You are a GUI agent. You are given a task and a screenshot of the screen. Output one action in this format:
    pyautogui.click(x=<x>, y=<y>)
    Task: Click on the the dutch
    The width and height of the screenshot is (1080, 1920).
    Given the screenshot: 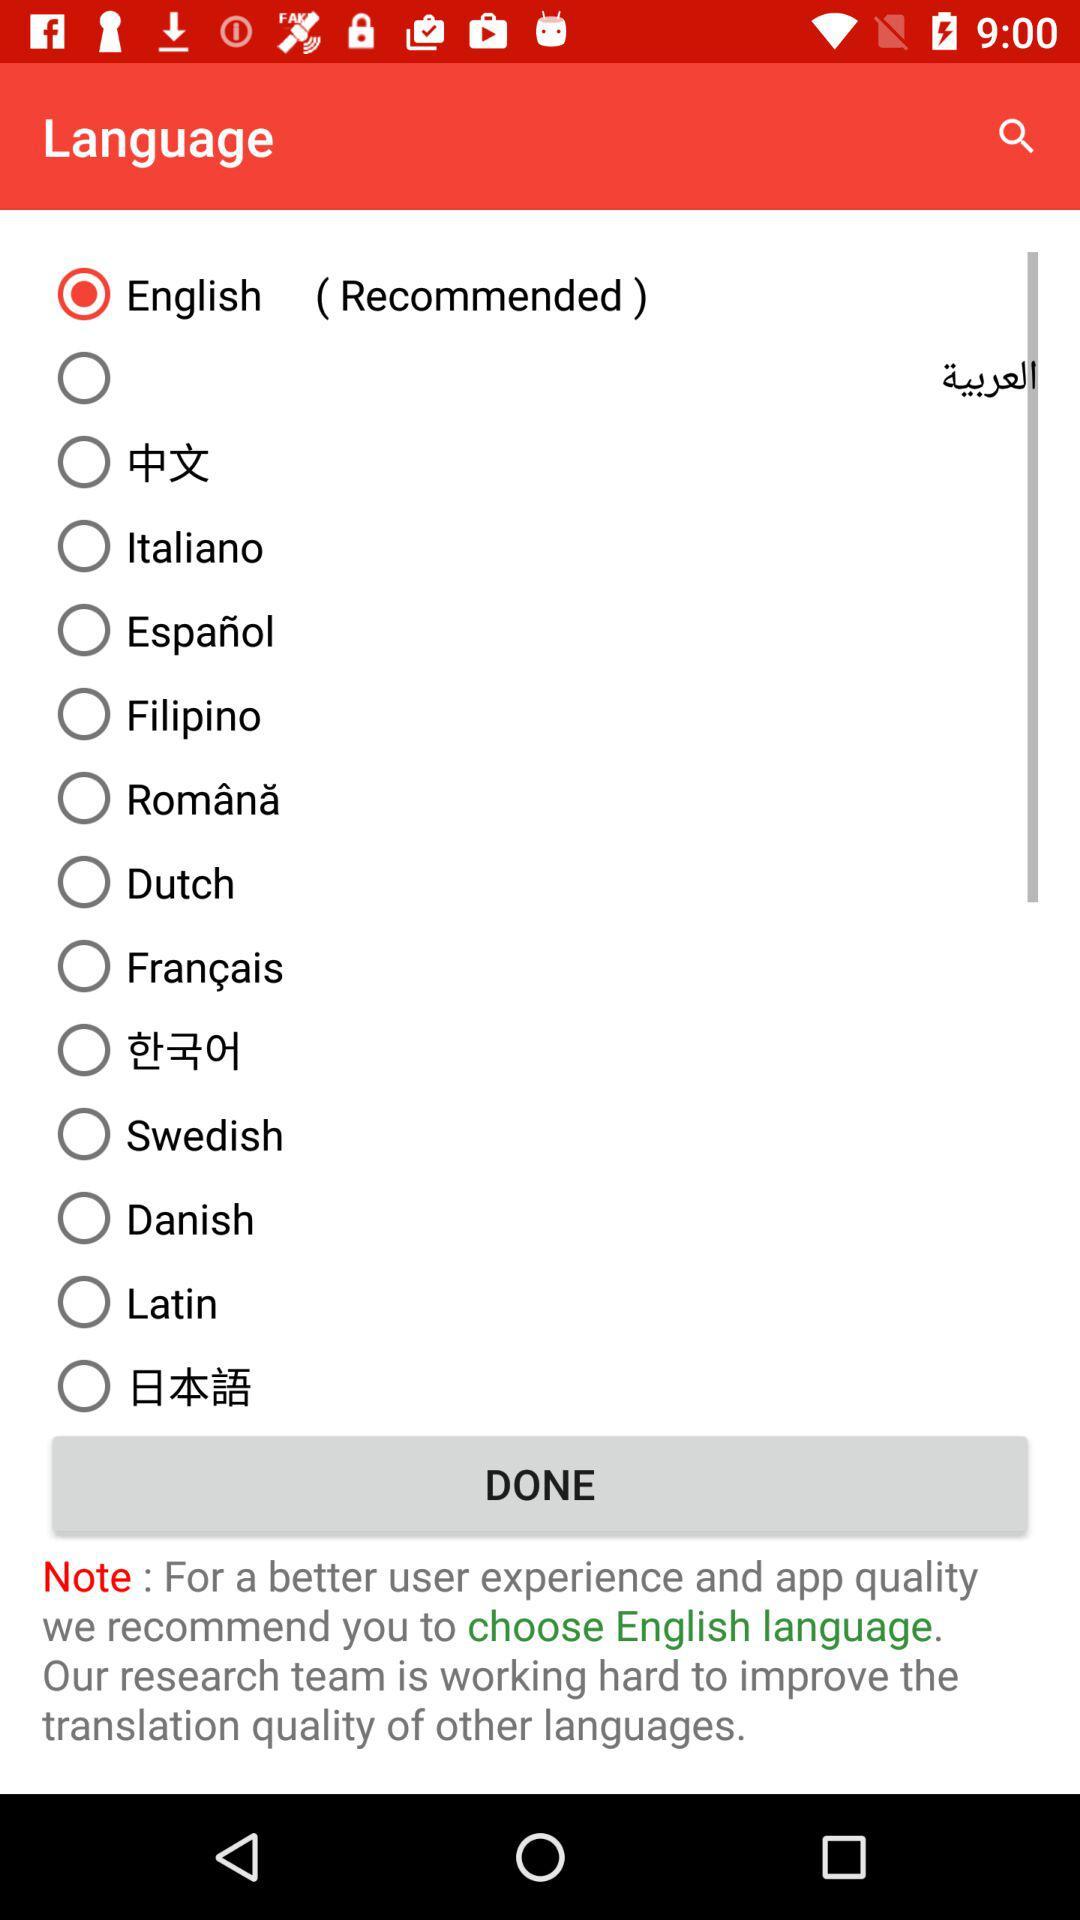 What is the action you would take?
    pyautogui.click(x=540, y=881)
    